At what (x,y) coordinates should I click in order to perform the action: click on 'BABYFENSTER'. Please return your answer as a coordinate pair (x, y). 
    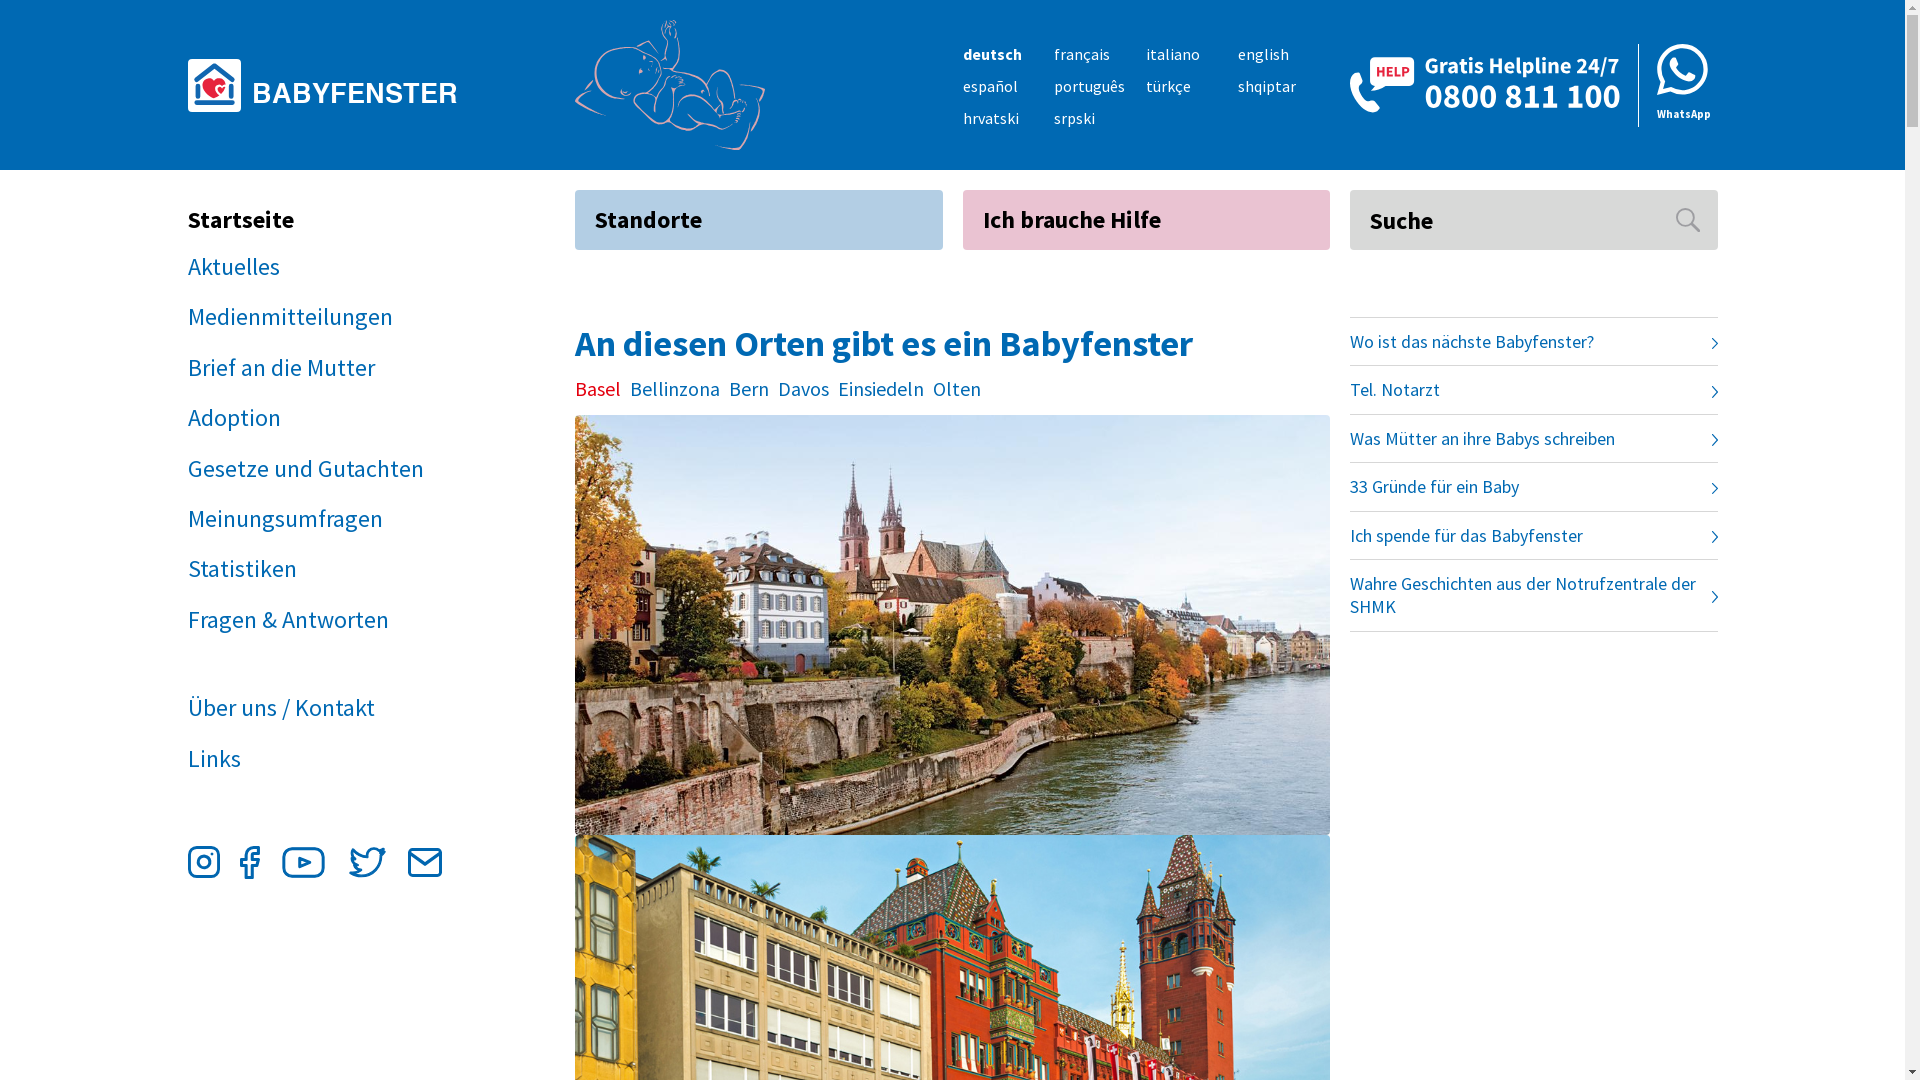
    Looking at the image, I should click on (187, 83).